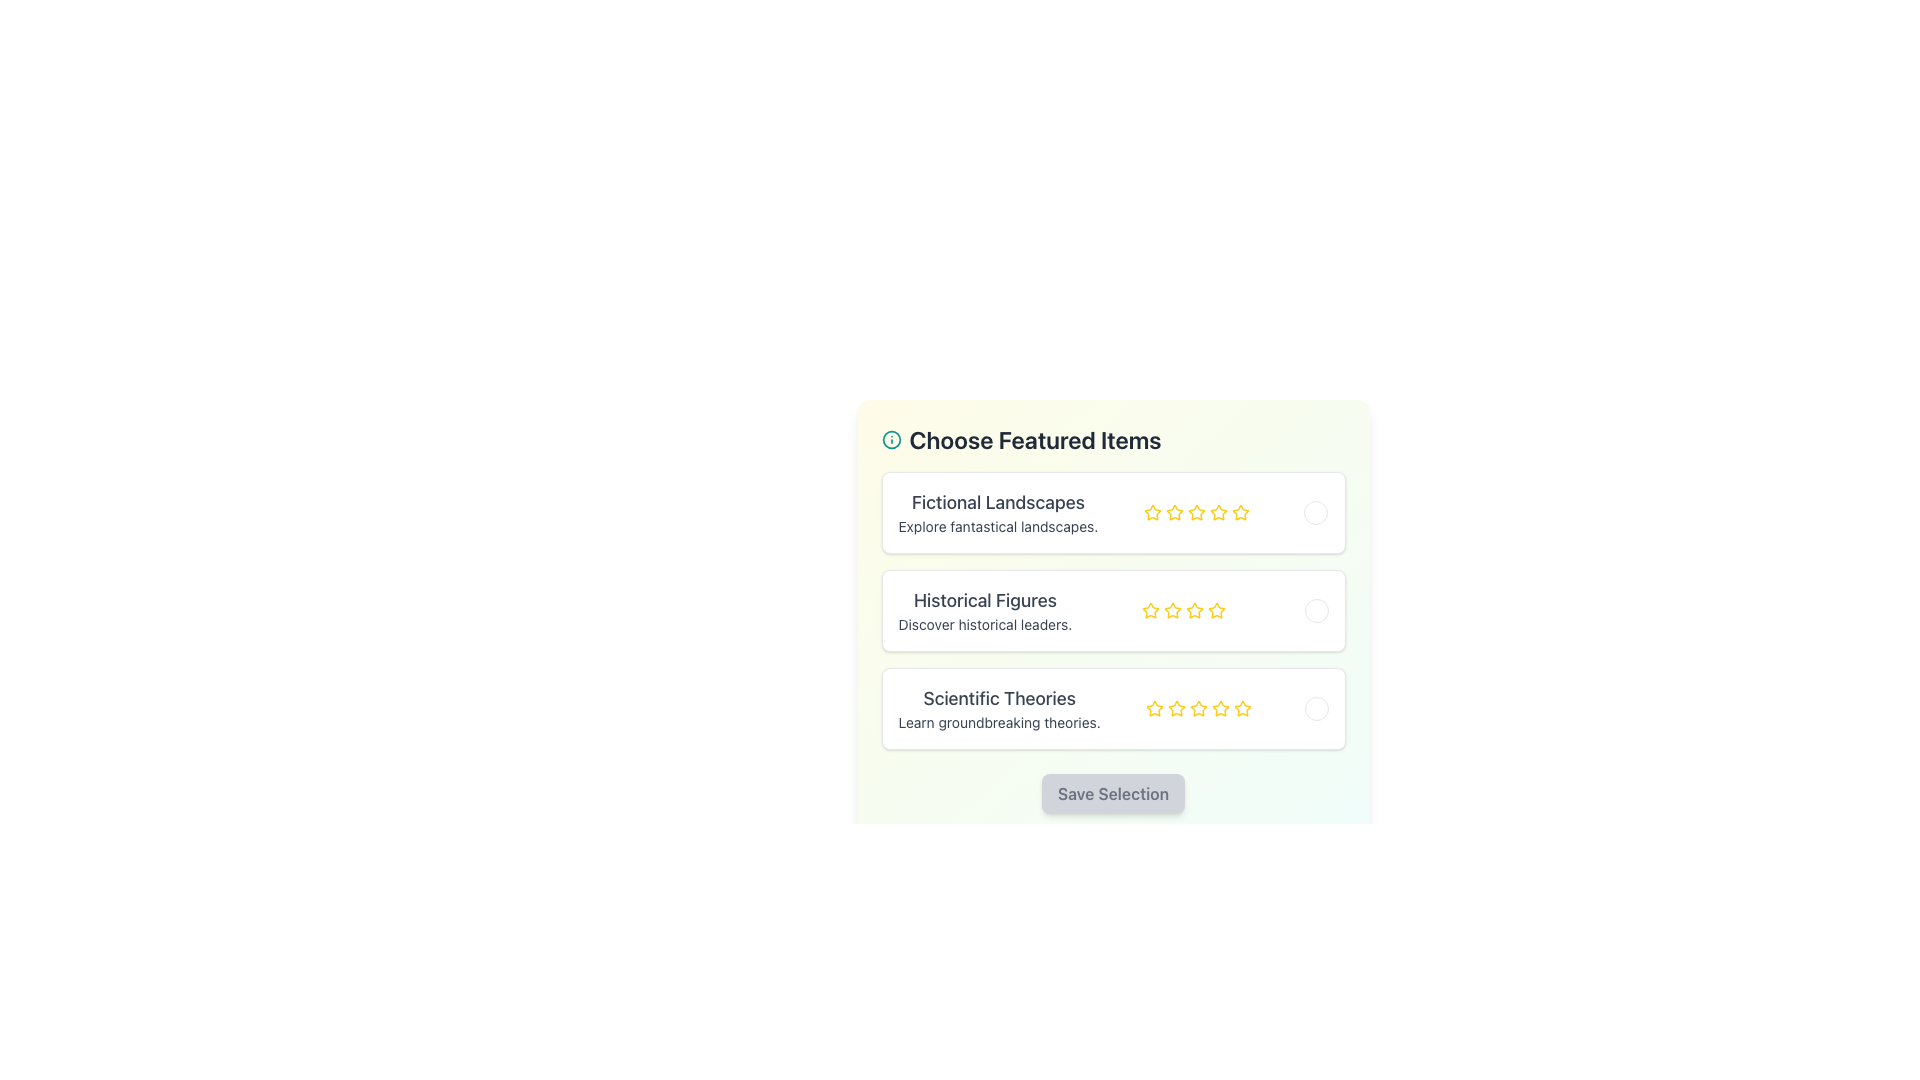 The width and height of the screenshot is (1920, 1080). I want to click on the second star, so click(1175, 511).